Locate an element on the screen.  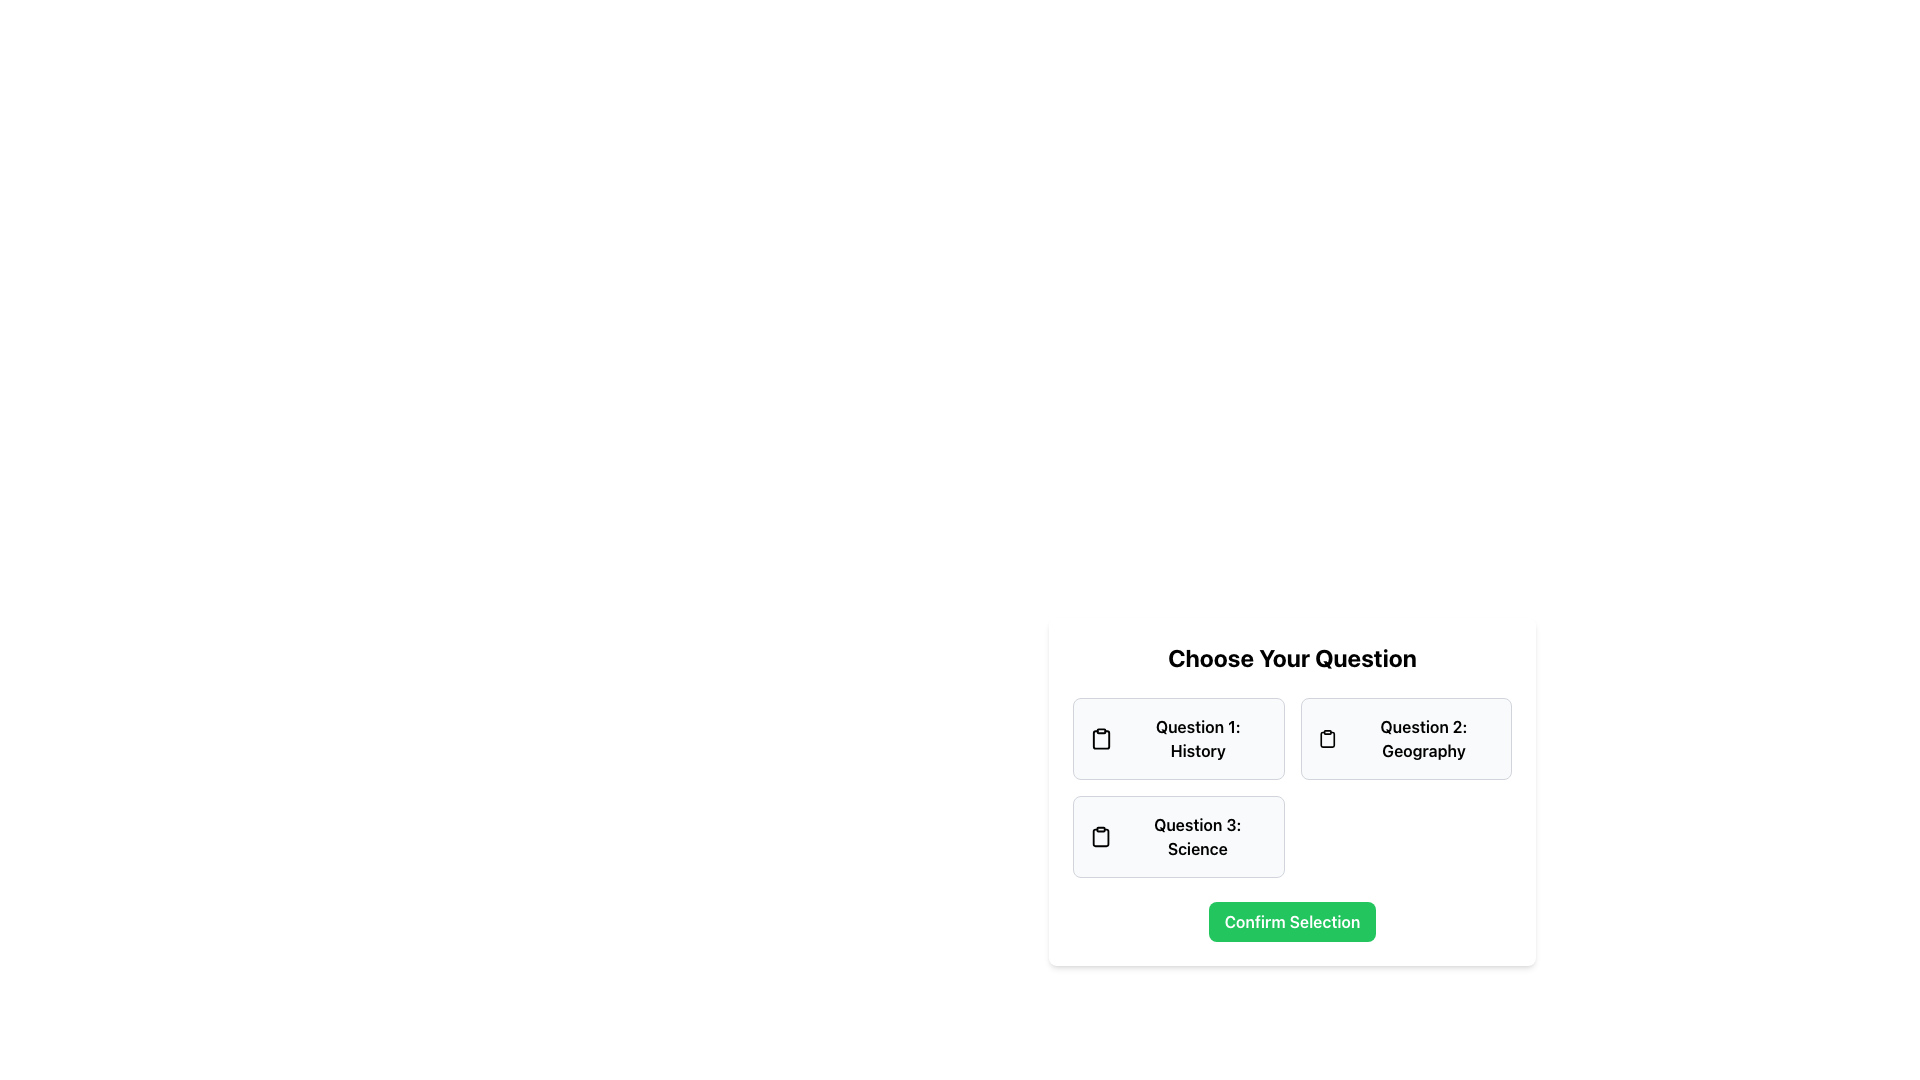
the confirmation button located at the bottom of the options grid to confirm the user's selection is located at coordinates (1291, 921).